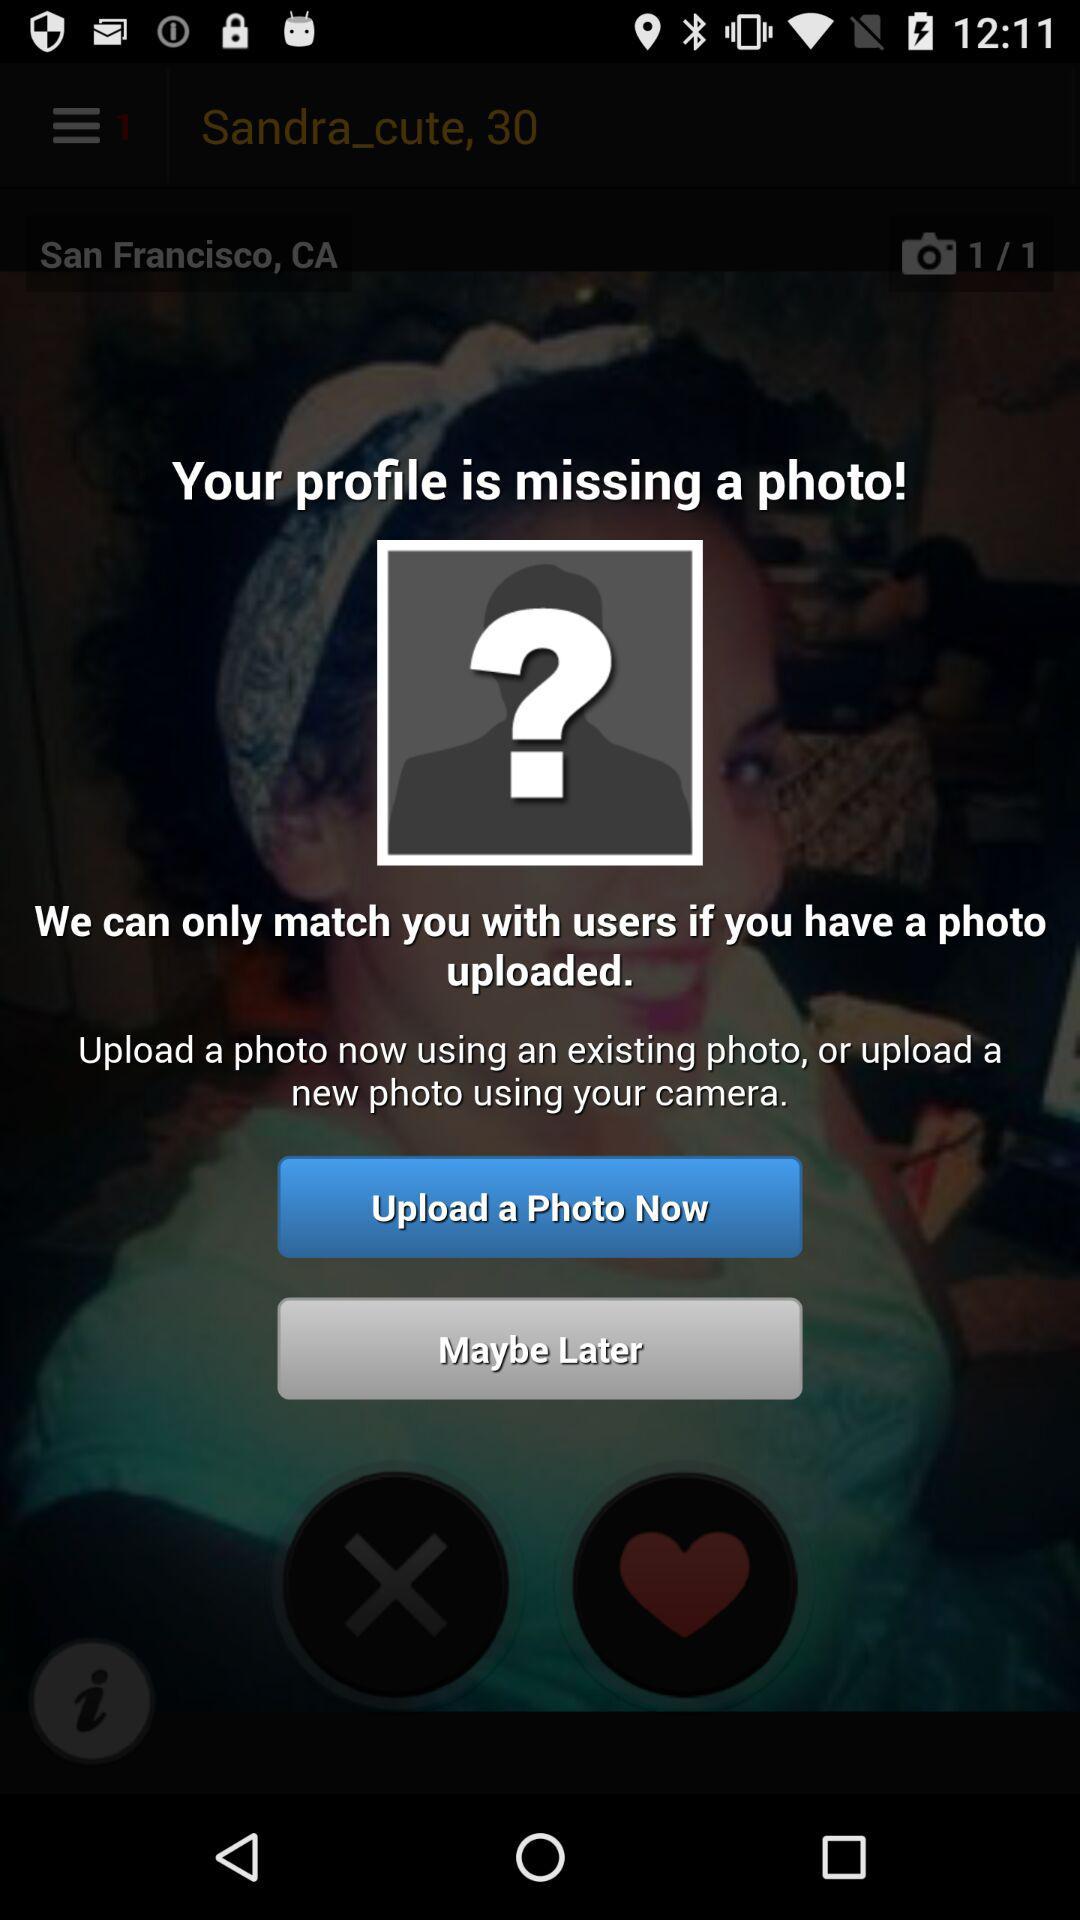 The width and height of the screenshot is (1080, 1920). I want to click on info menu, so click(91, 1701).